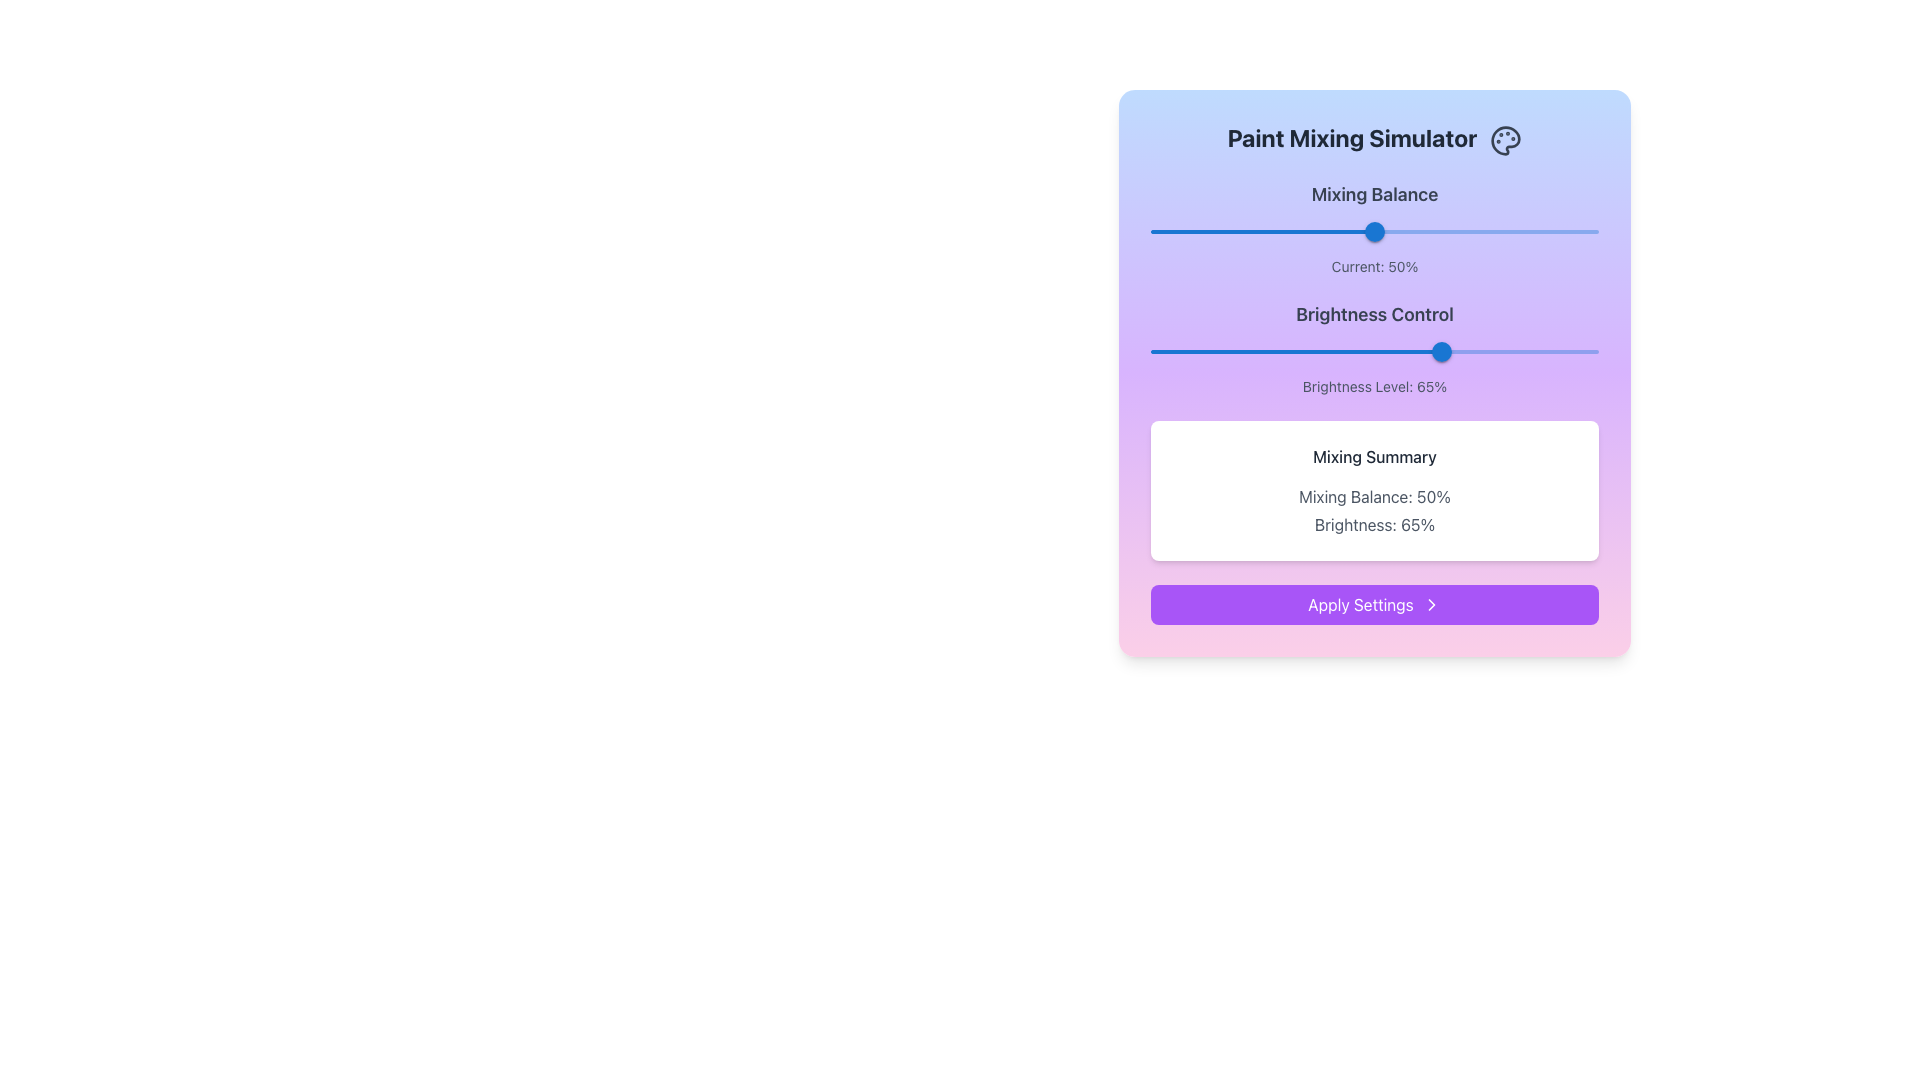 Image resolution: width=1920 pixels, height=1080 pixels. Describe the element at coordinates (1391, 350) in the screenshot. I see `the Brightness Control slider` at that location.